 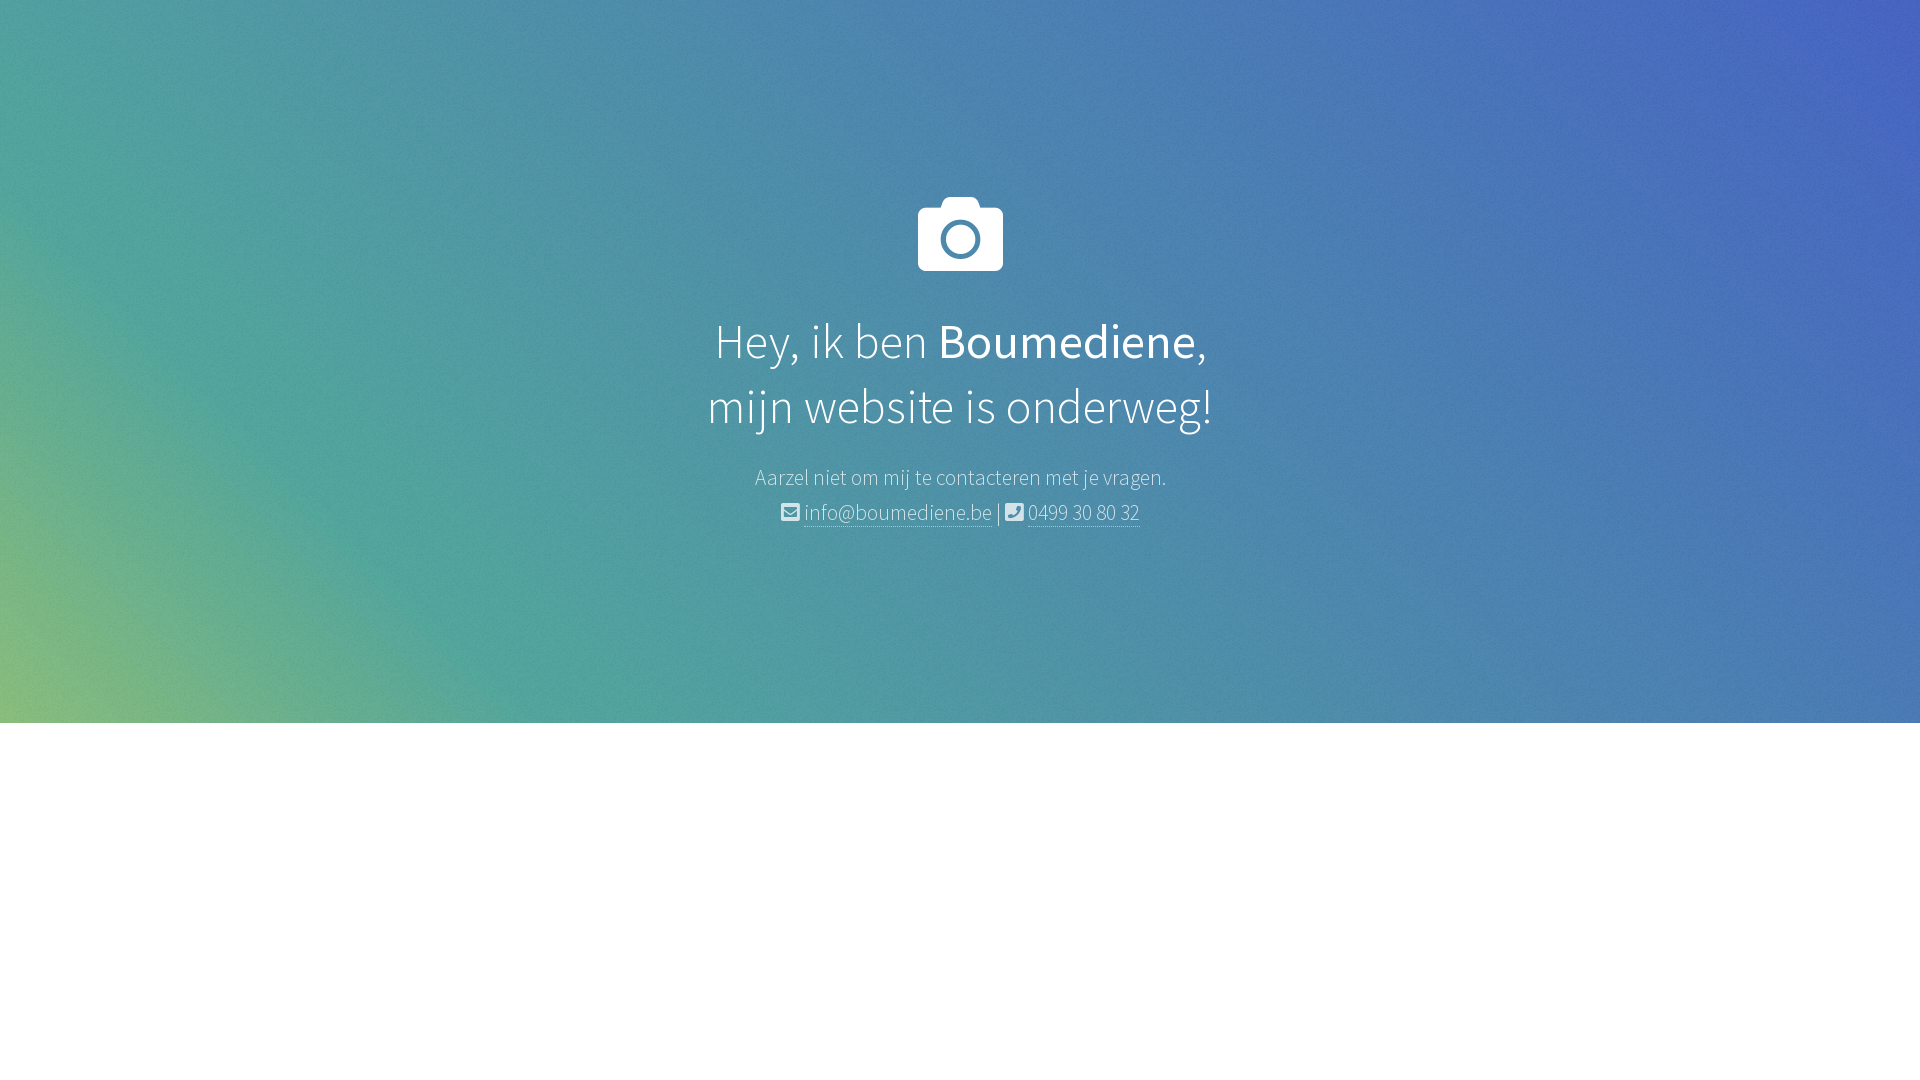 What do you see at coordinates (896, 512) in the screenshot?
I see `'info@boumediene.be'` at bounding box center [896, 512].